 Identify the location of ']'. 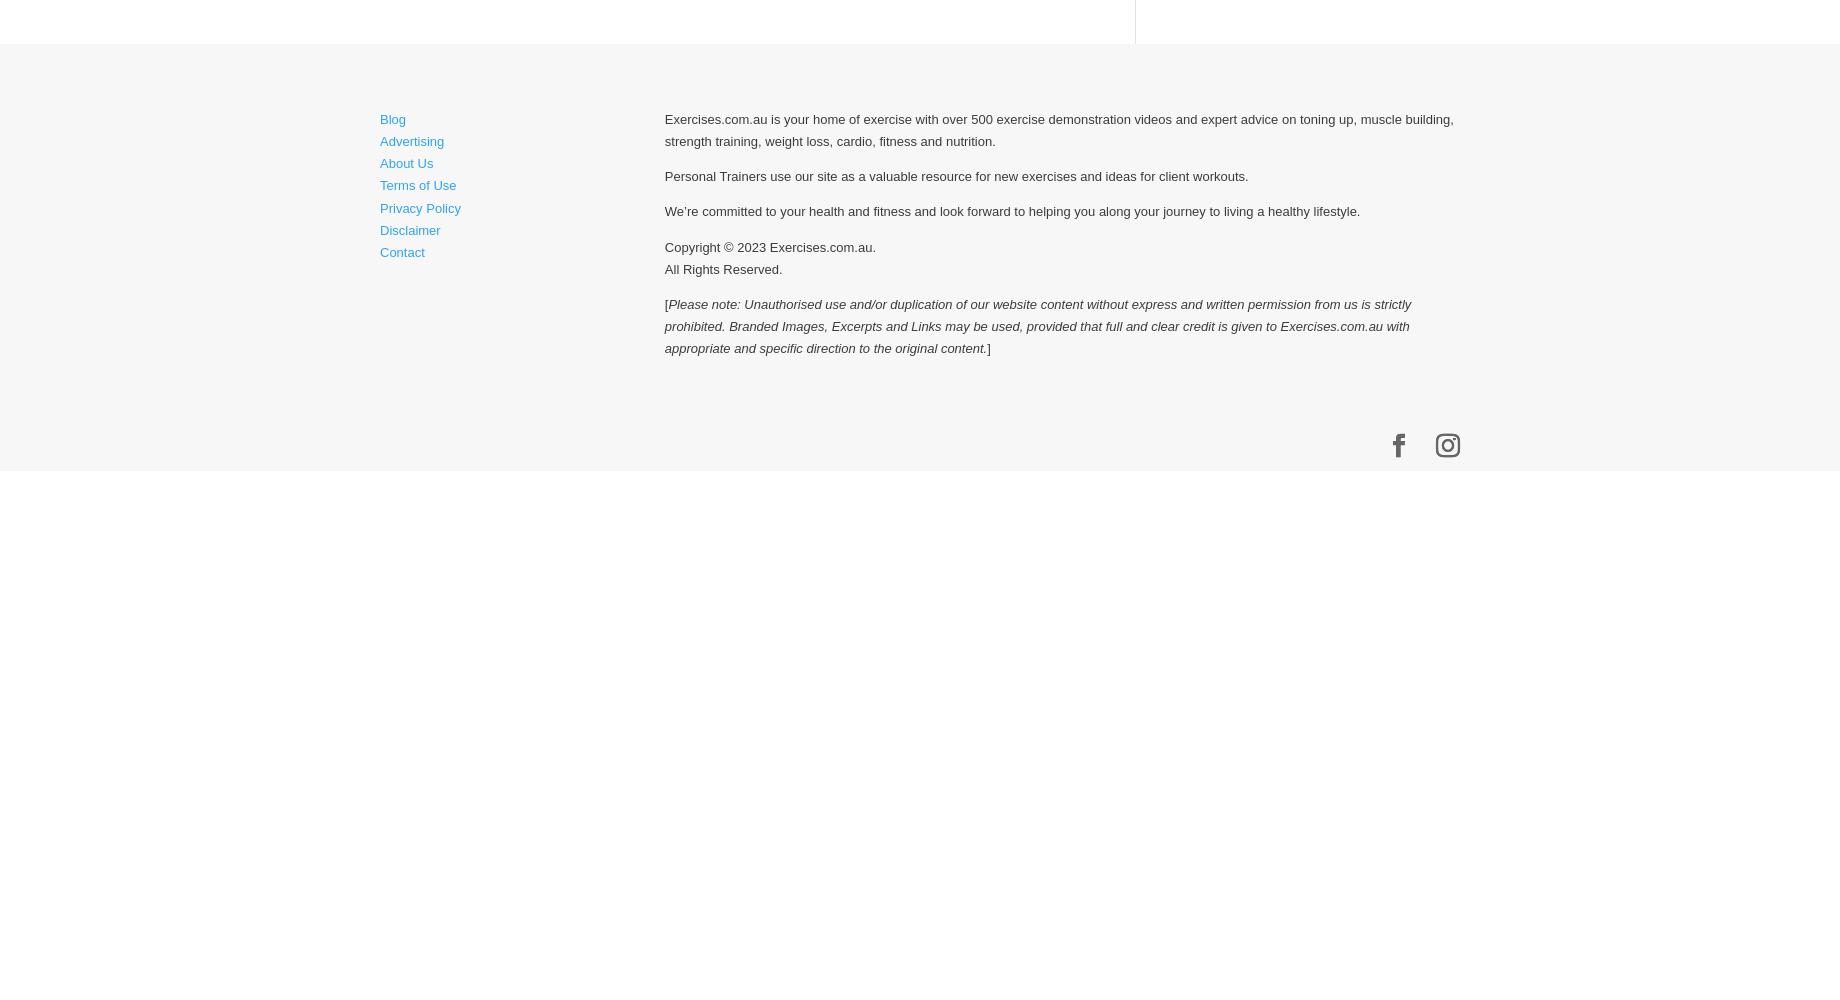
(988, 346).